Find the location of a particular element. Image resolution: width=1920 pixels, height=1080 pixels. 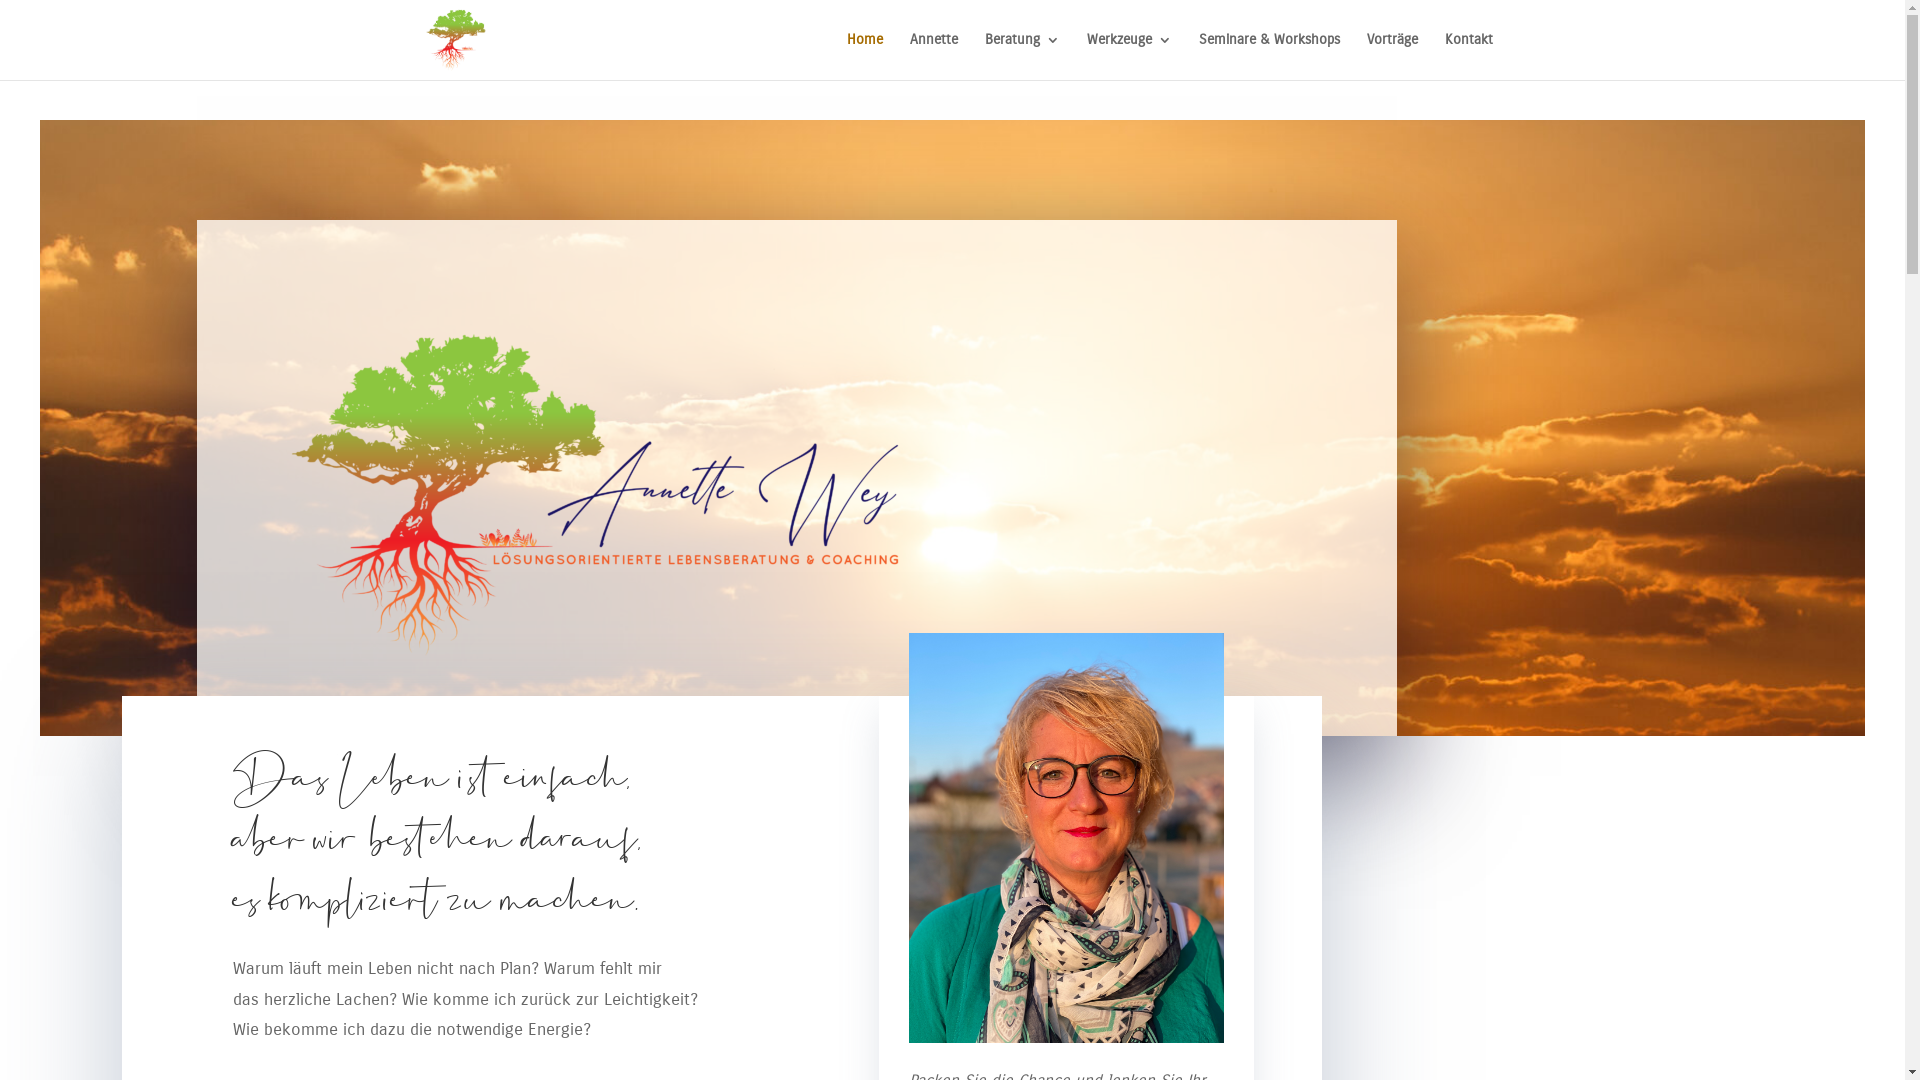

'Home' is located at coordinates (864, 55).